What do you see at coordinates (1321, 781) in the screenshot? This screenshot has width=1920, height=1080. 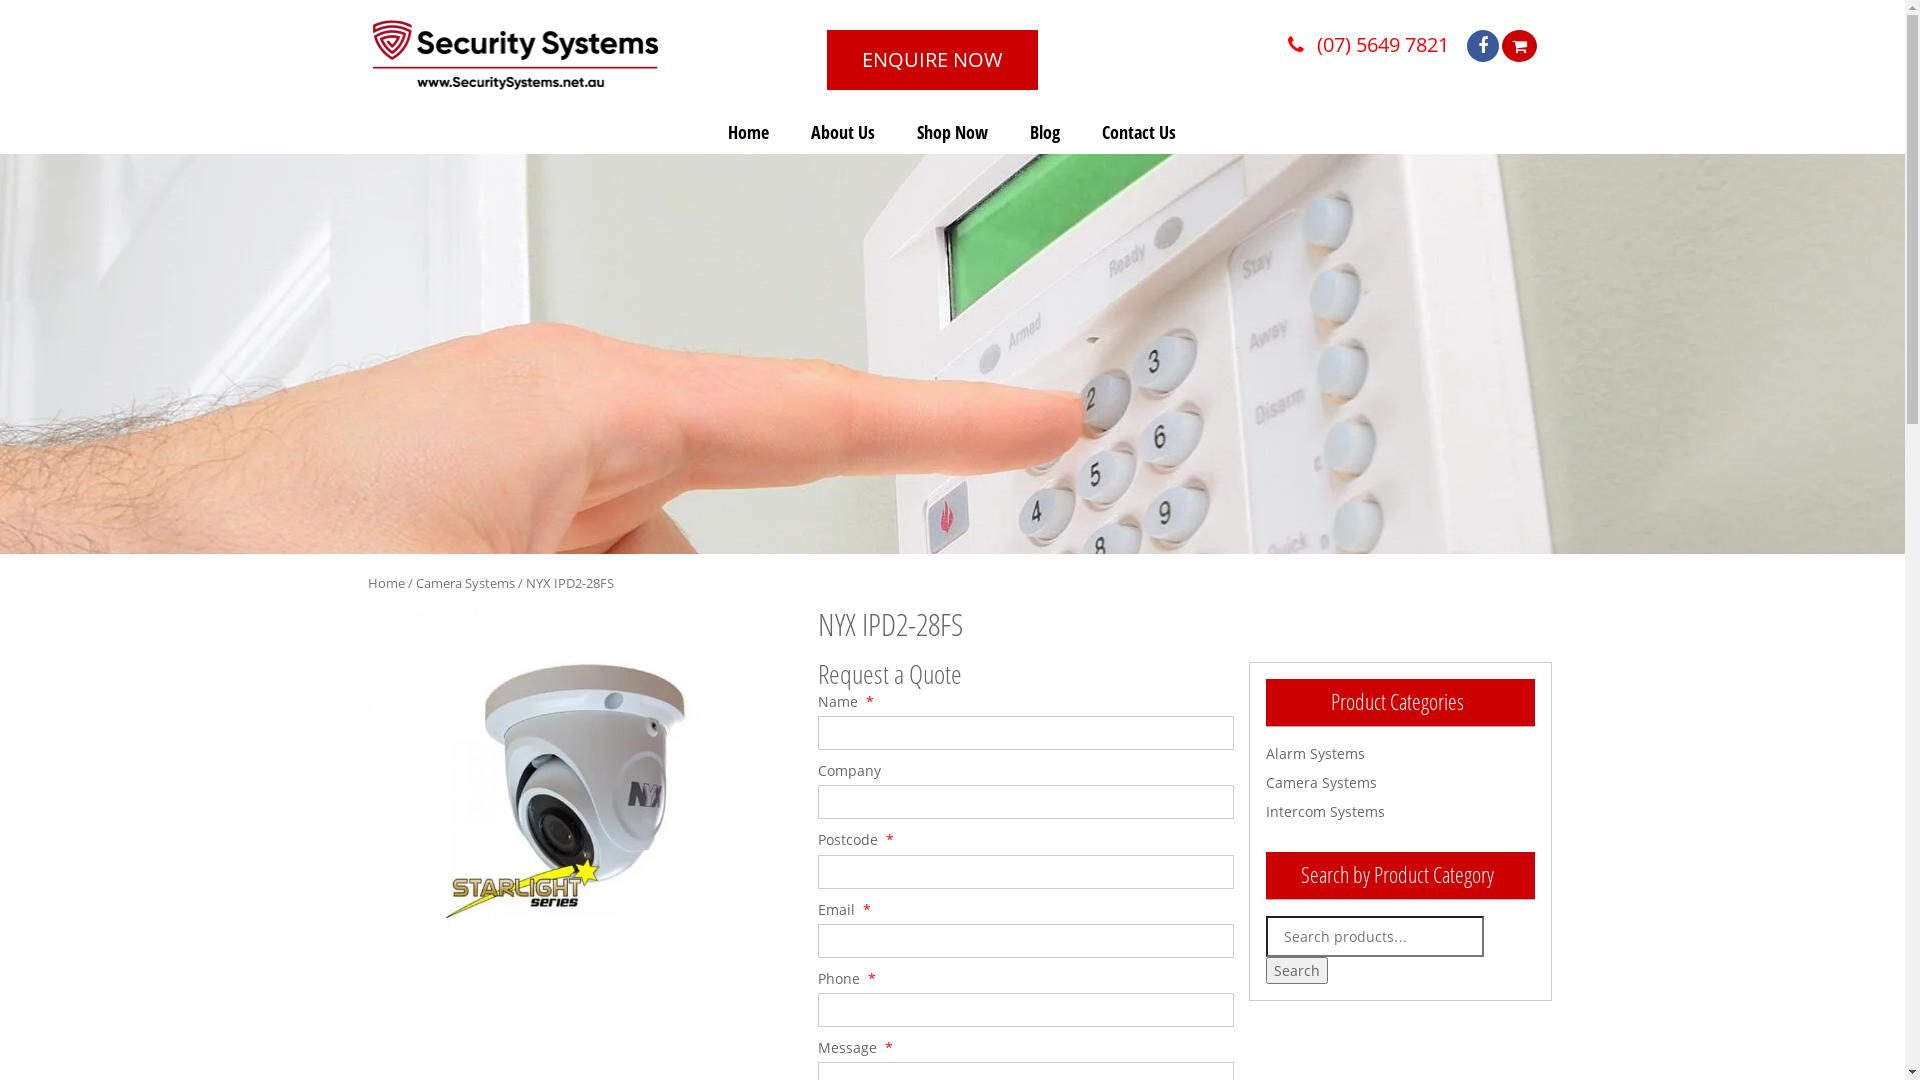 I see `'Camera Systems'` at bounding box center [1321, 781].